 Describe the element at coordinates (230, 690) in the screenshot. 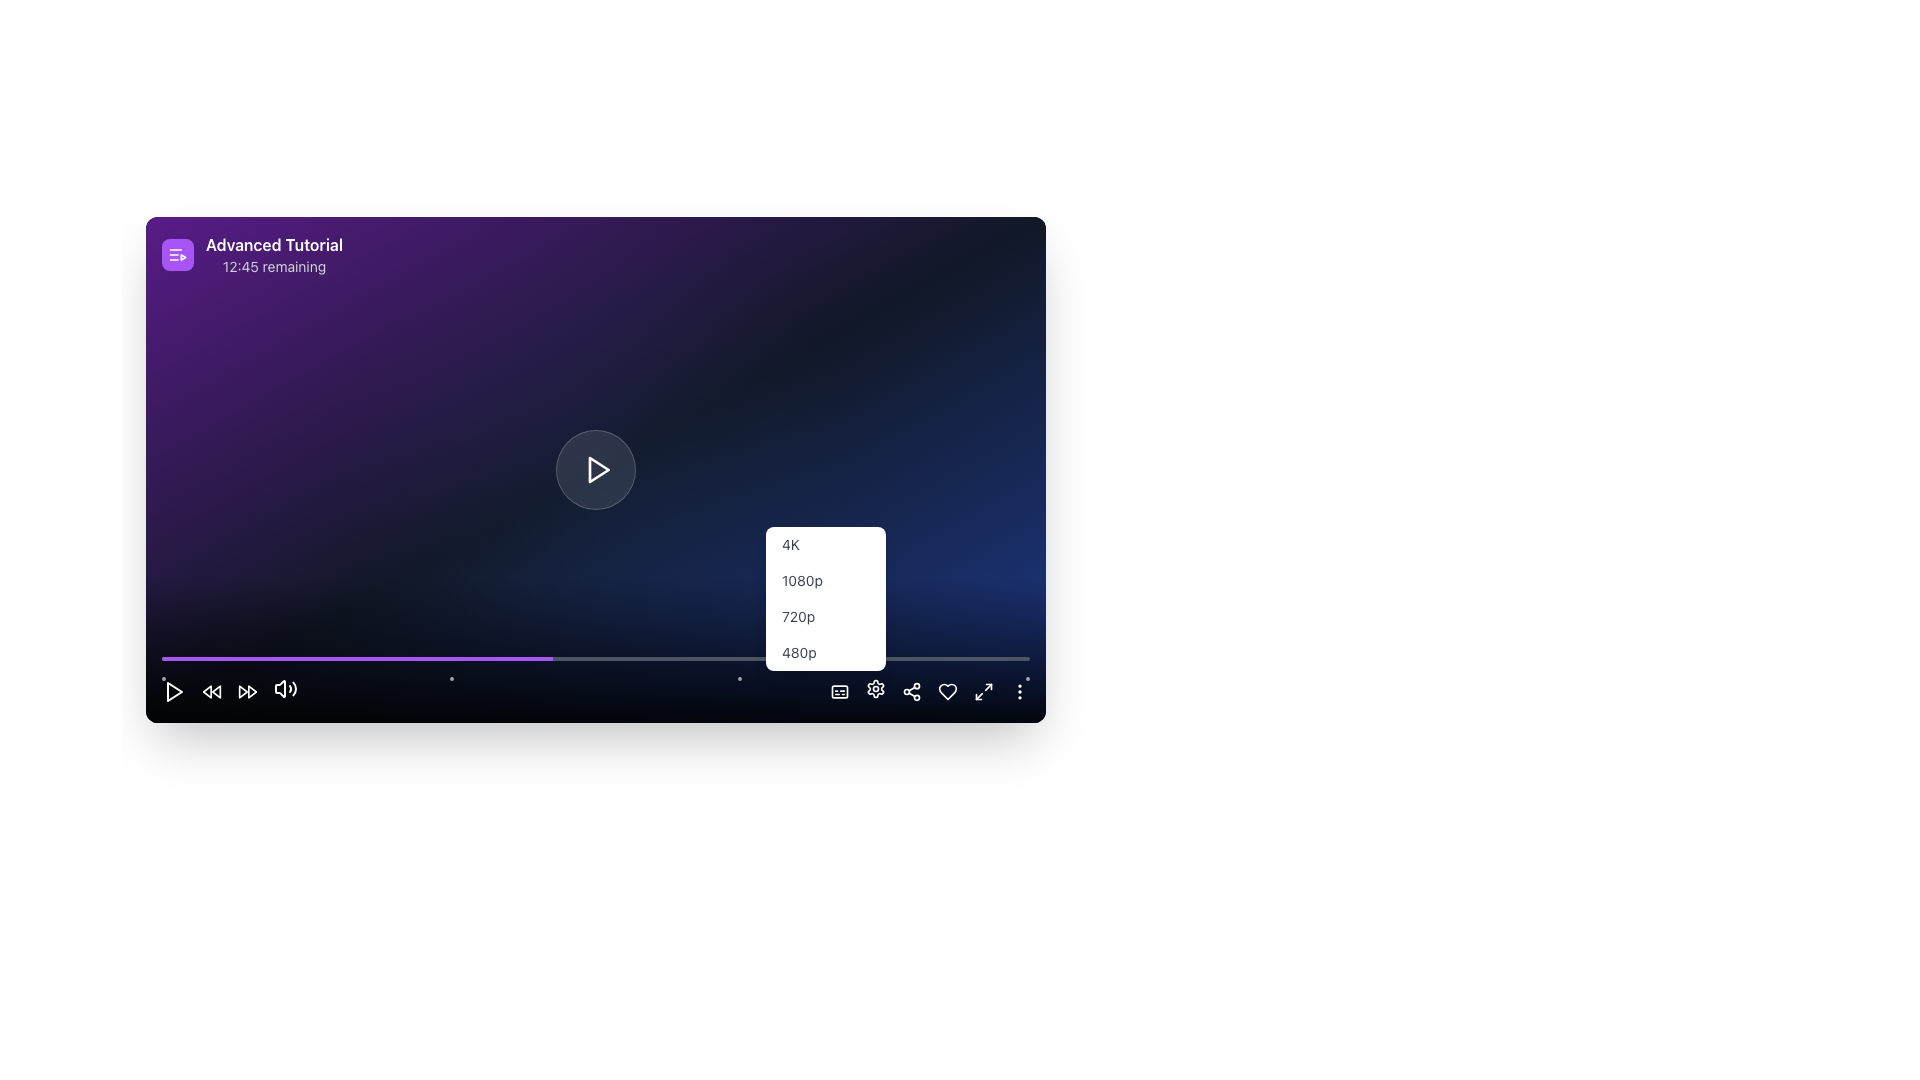

I see `the second circular button from the left in the row of control buttons located at the bottom left corner of the interface` at that location.